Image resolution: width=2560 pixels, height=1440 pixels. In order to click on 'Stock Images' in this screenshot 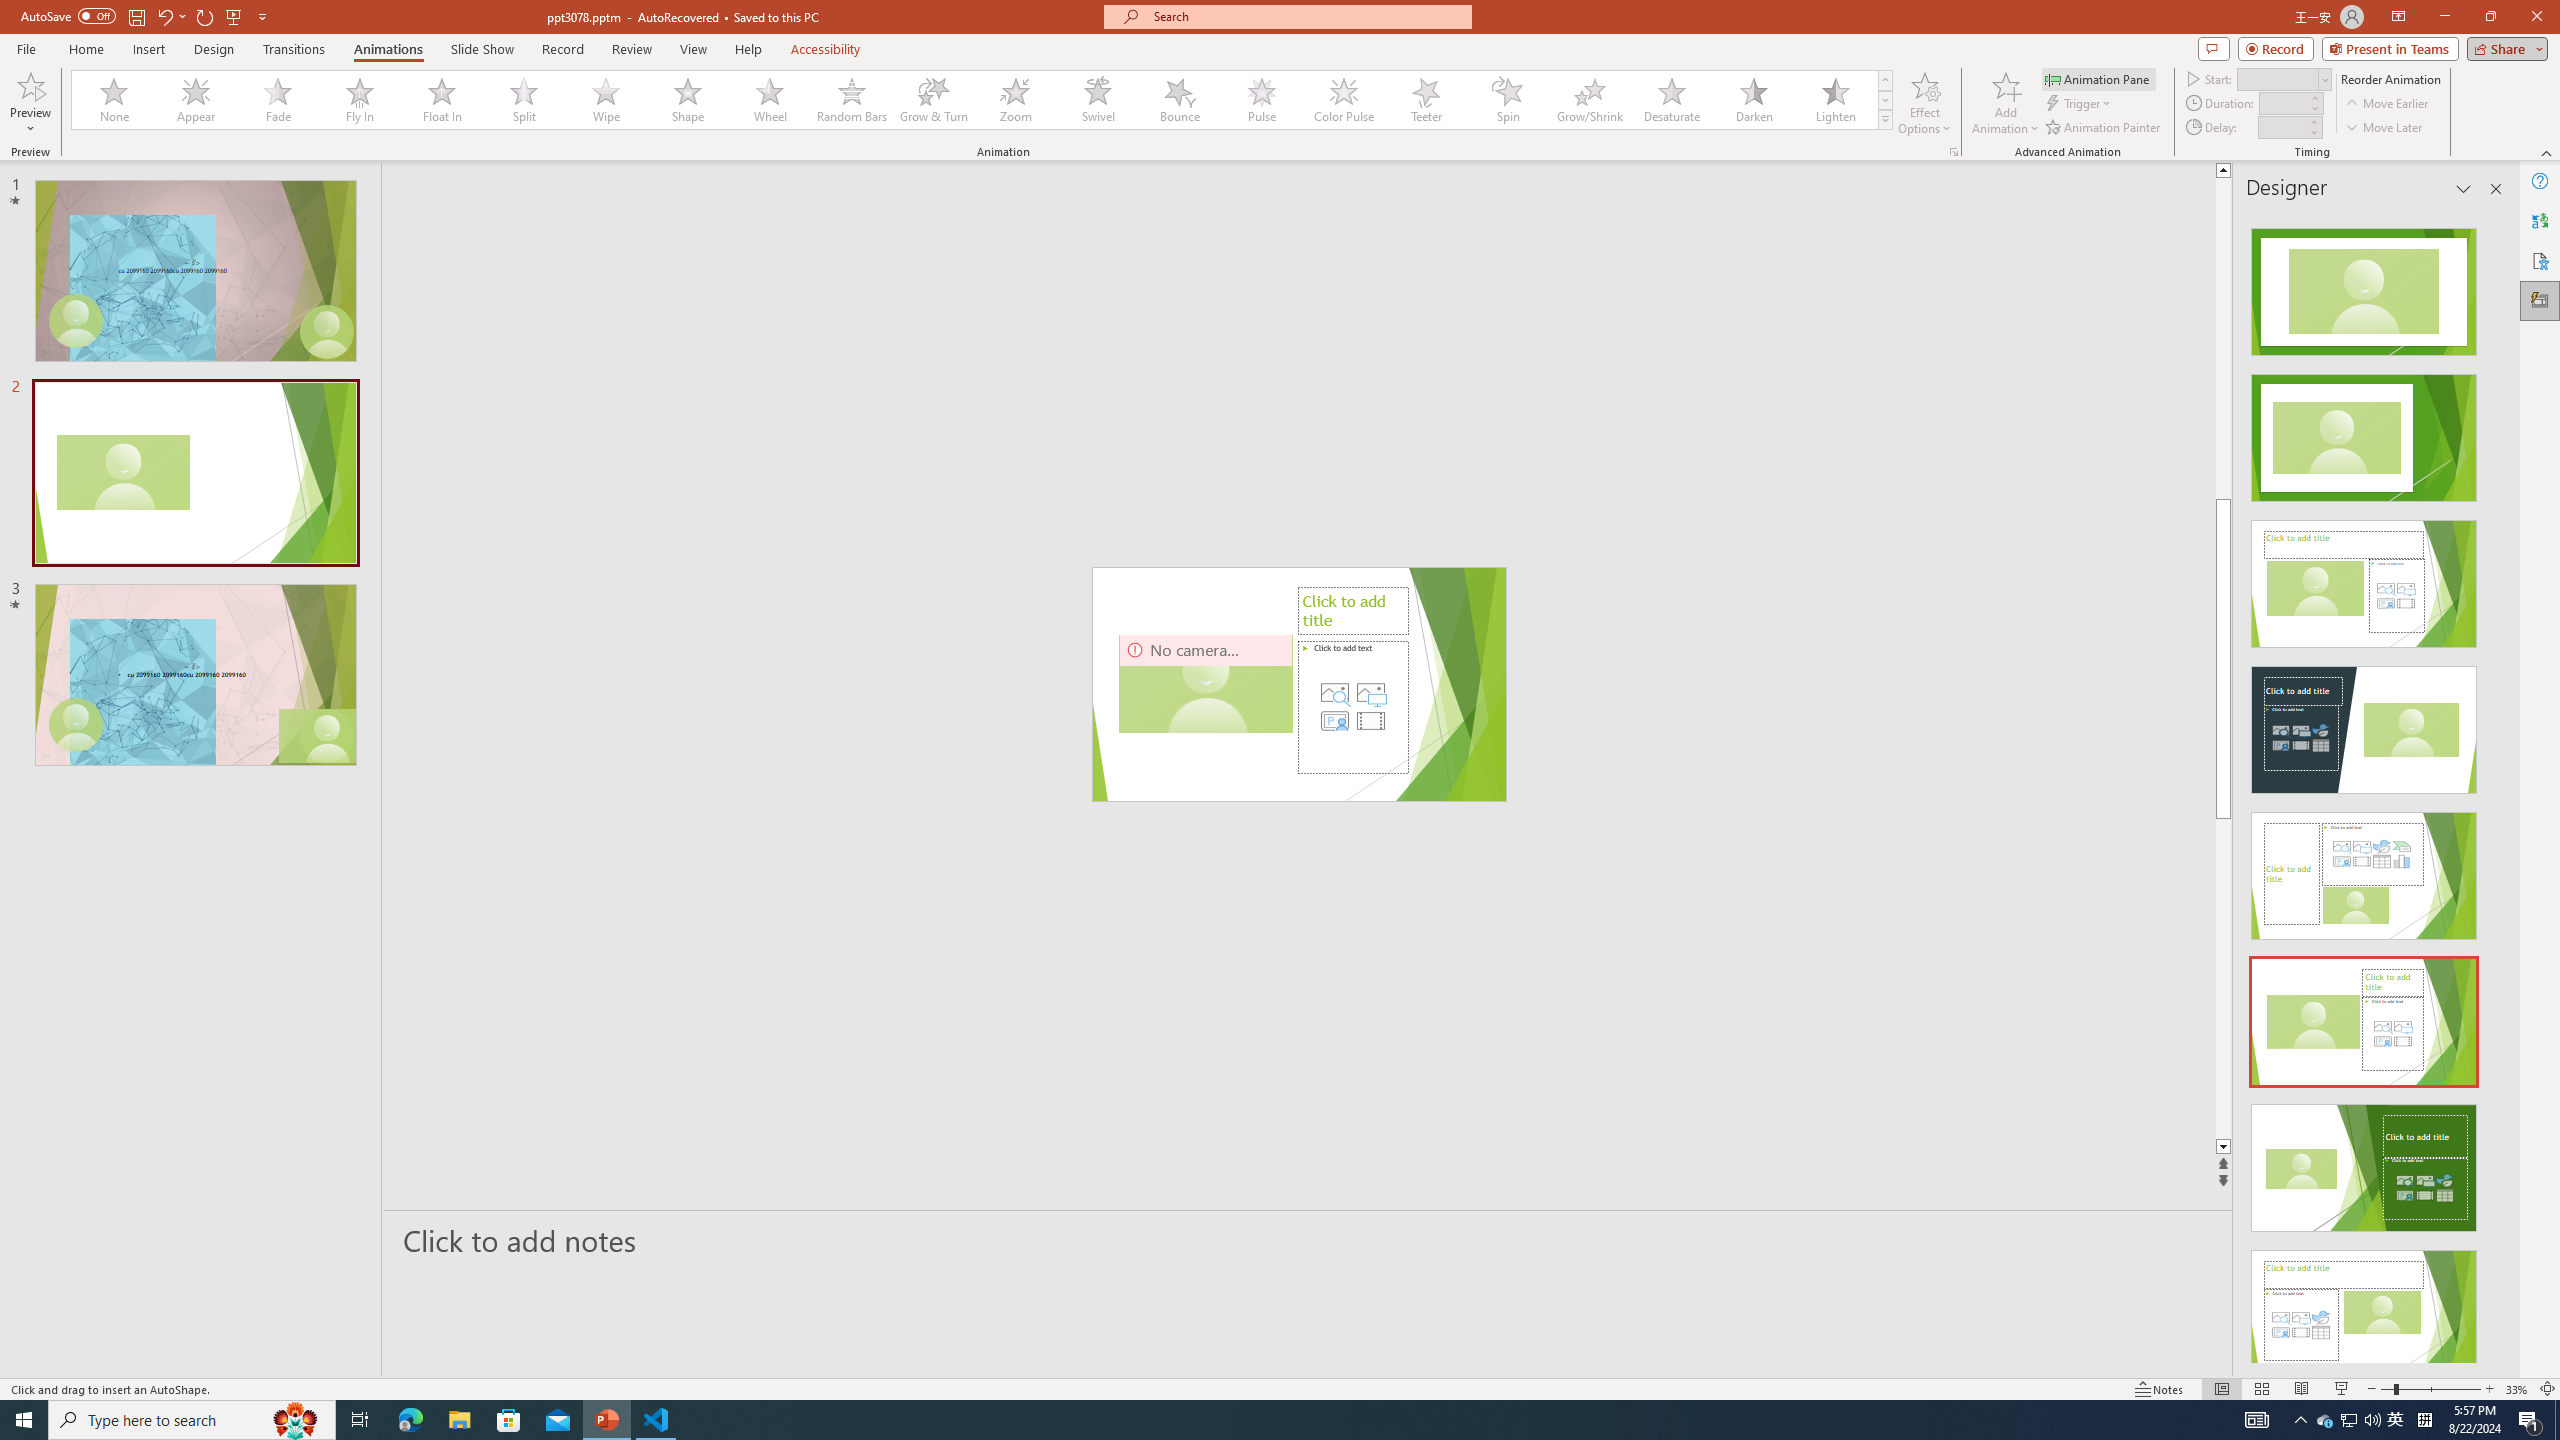, I will do `click(1334, 693)`.